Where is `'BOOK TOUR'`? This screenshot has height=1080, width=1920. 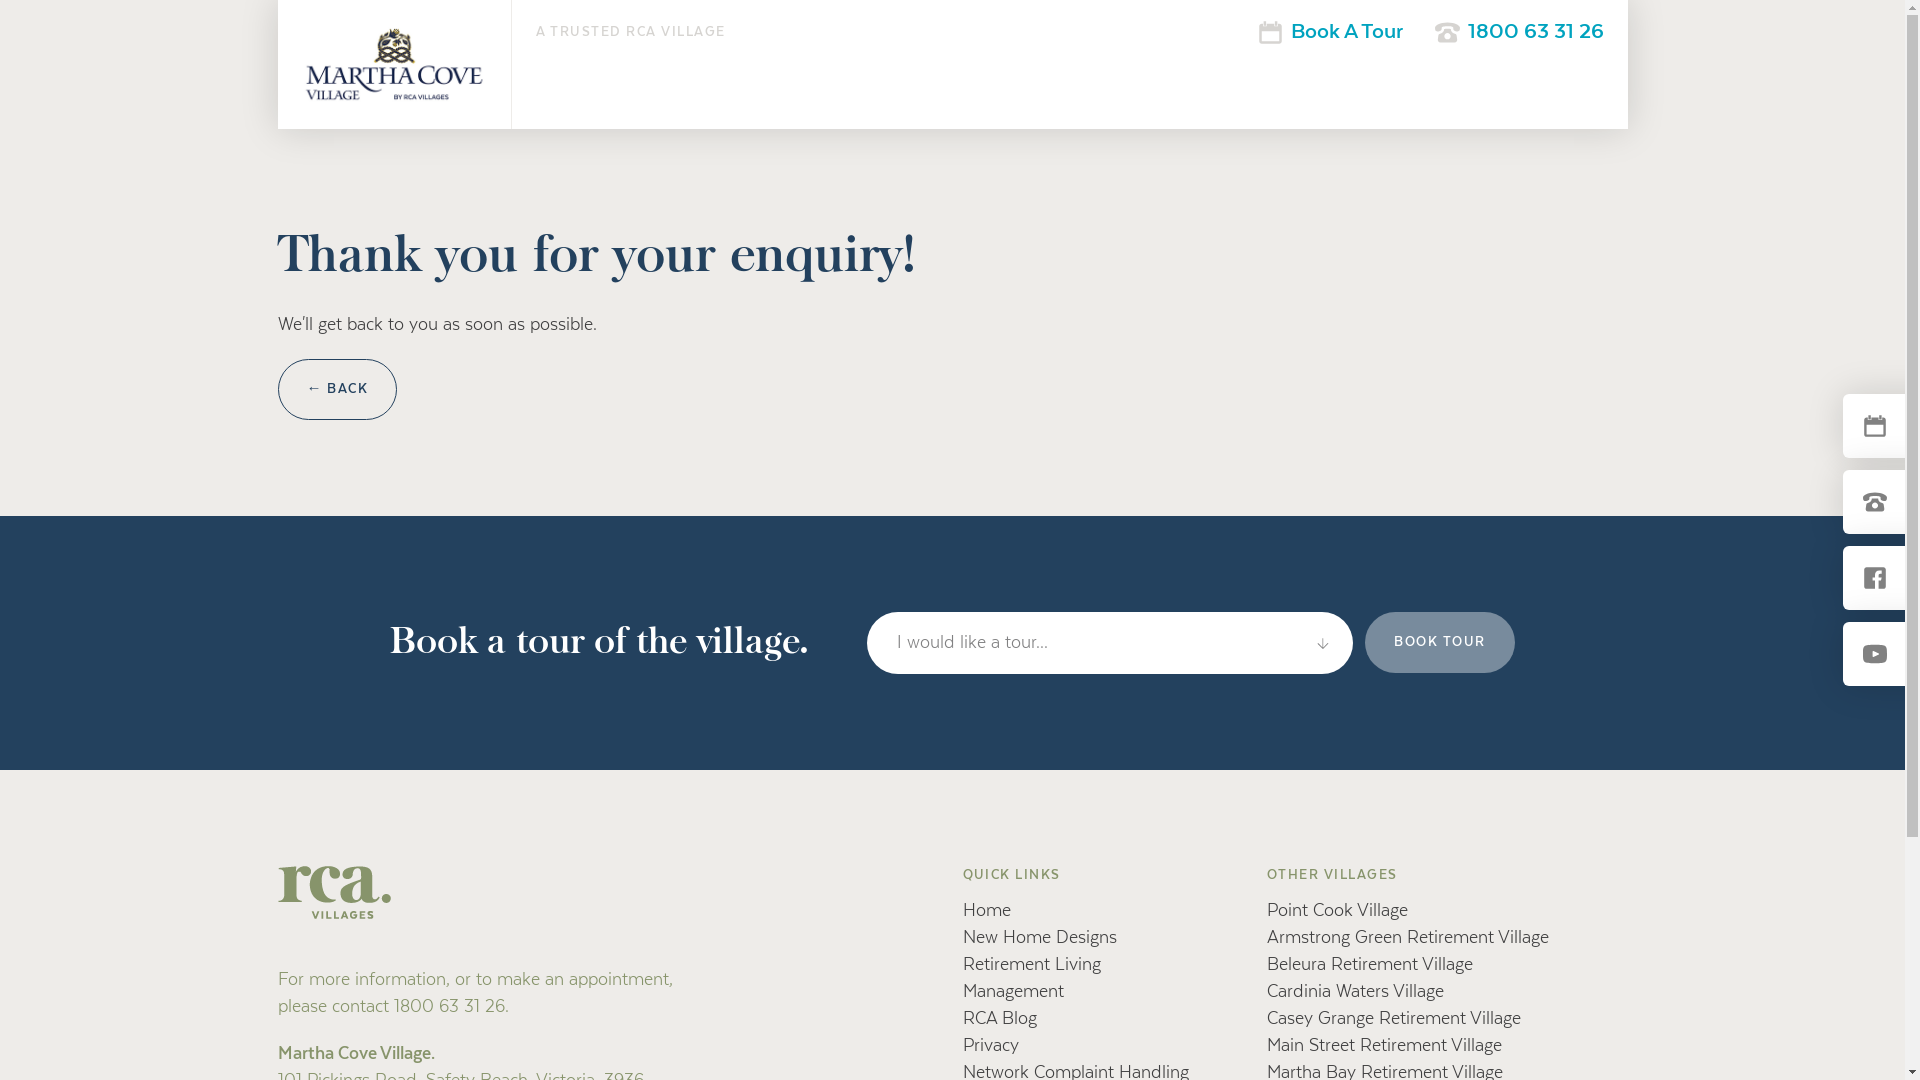 'BOOK TOUR' is located at coordinates (1440, 642).